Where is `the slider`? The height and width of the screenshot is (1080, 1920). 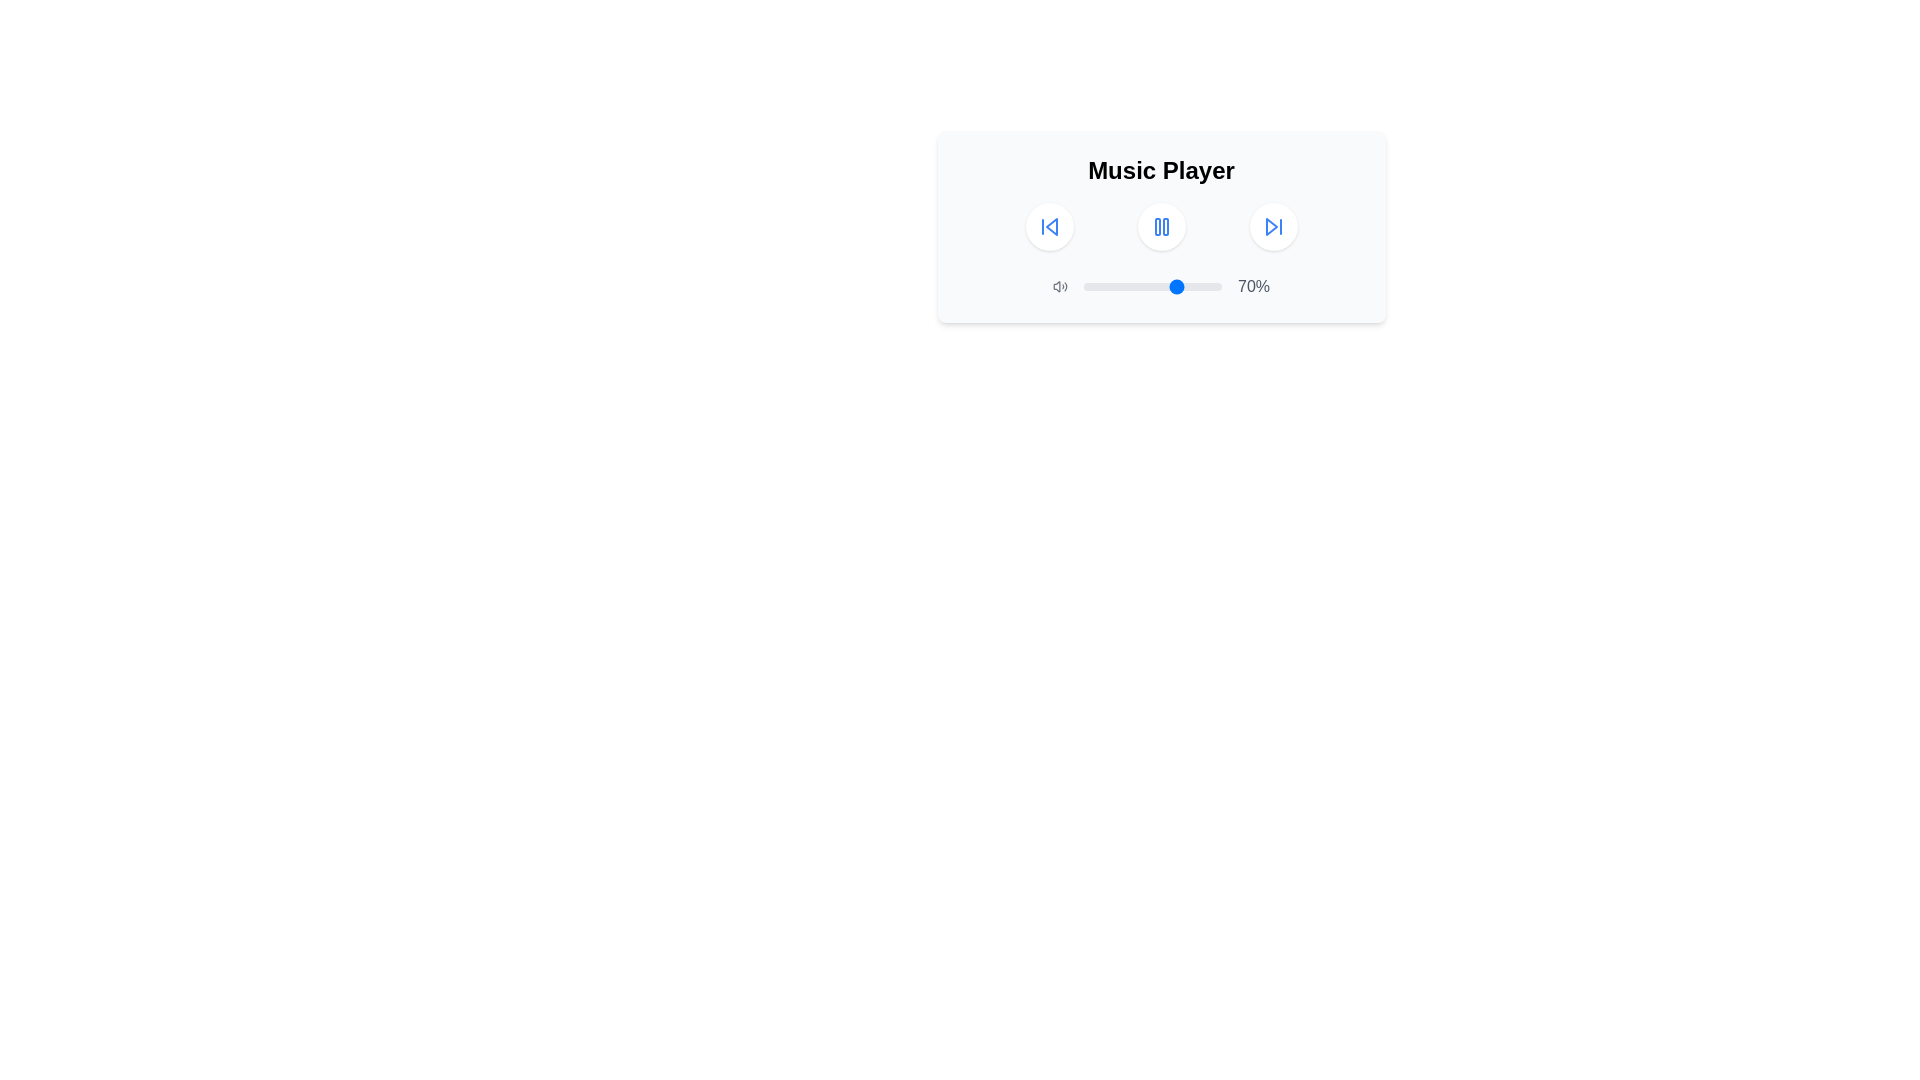
the slider is located at coordinates (1105, 286).